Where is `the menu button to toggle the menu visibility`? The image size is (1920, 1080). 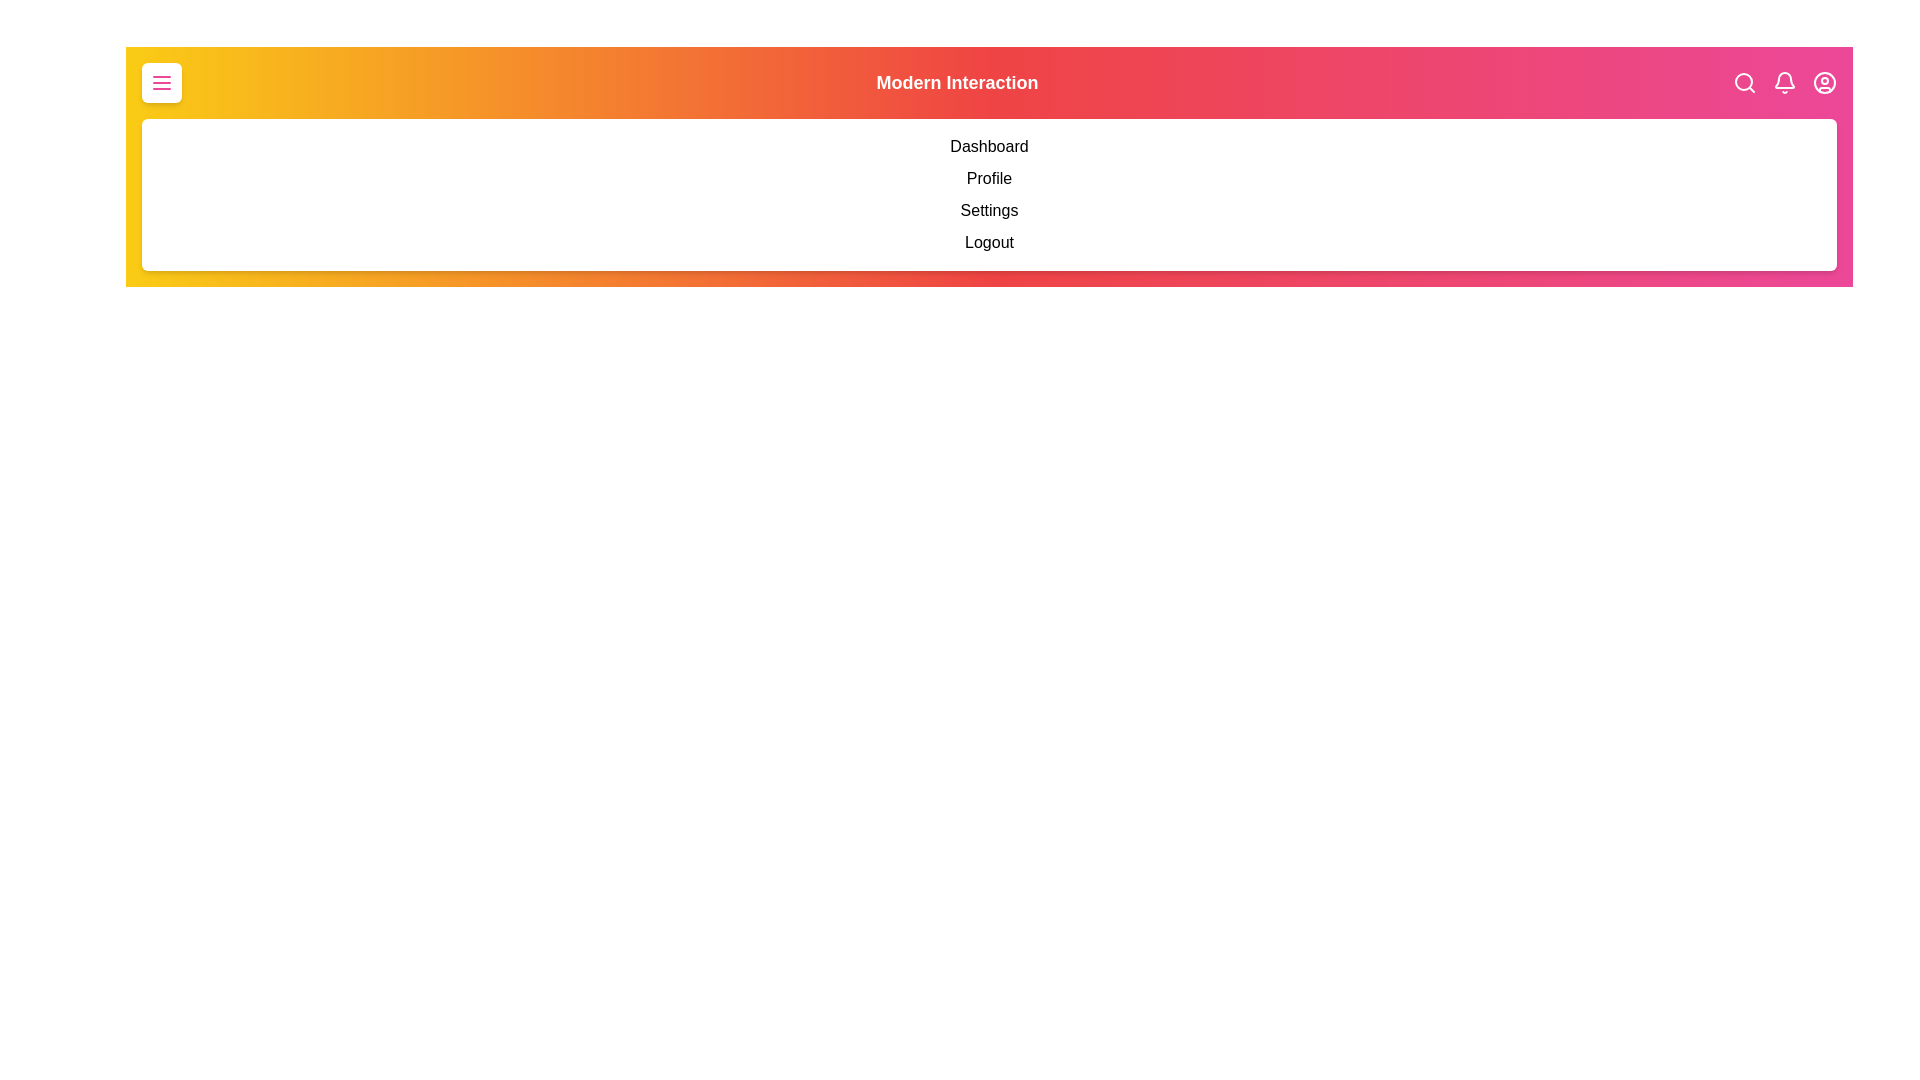
the menu button to toggle the menu visibility is located at coordinates (162, 82).